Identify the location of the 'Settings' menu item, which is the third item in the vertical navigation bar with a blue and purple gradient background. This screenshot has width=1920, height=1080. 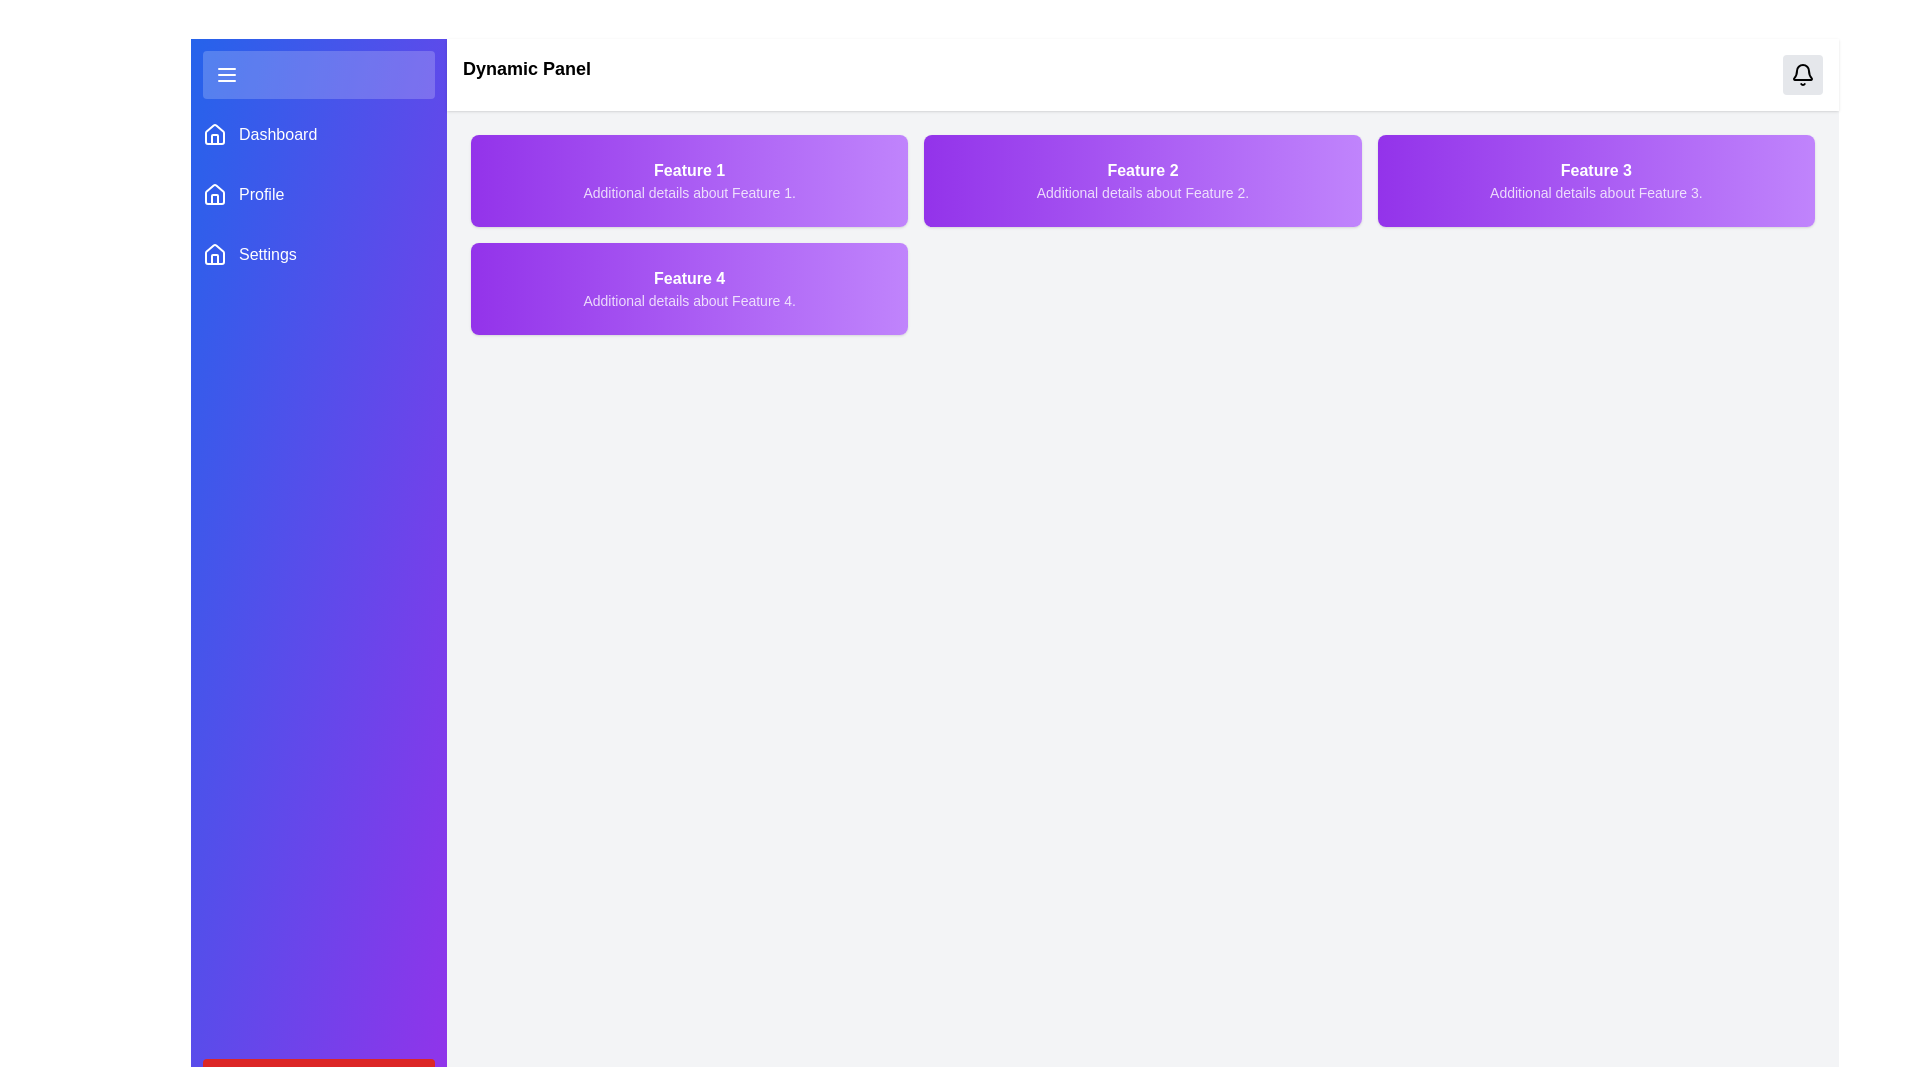
(317, 253).